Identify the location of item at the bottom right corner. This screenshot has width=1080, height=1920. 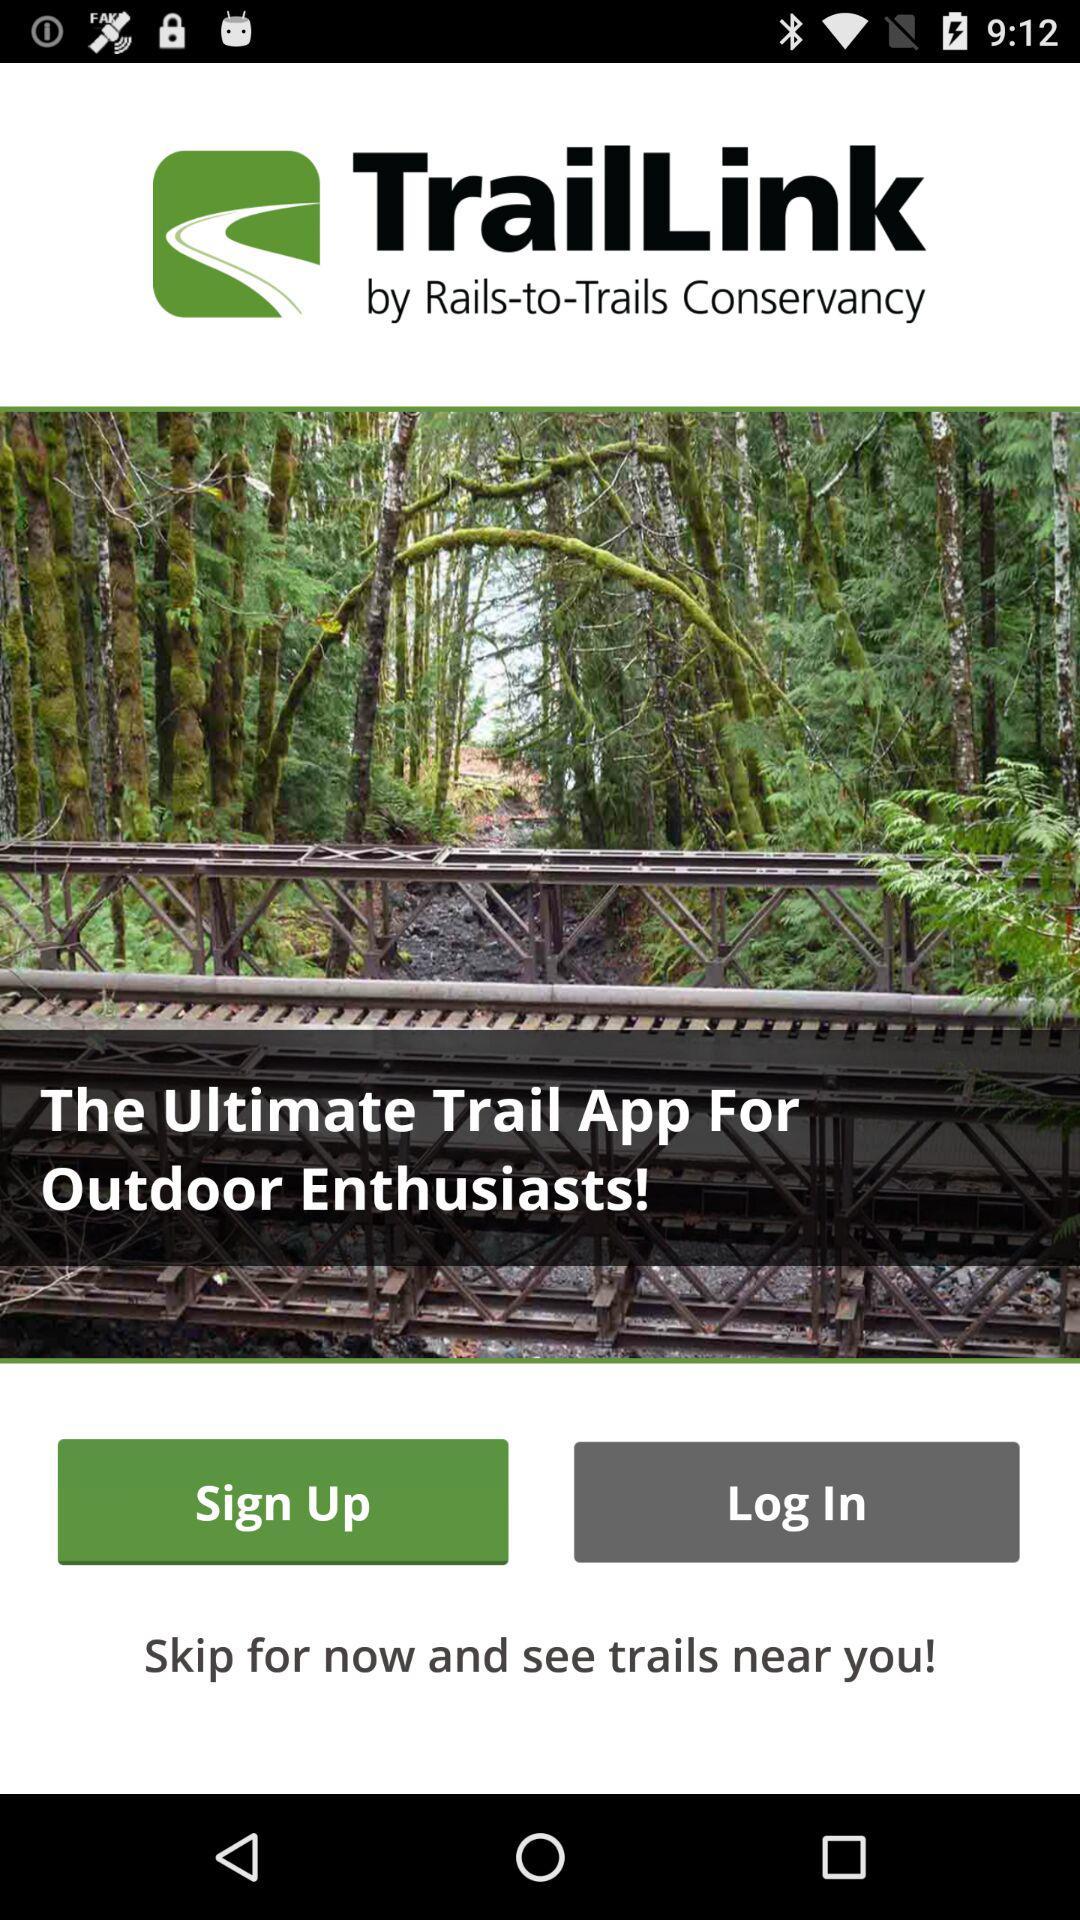
(795, 1502).